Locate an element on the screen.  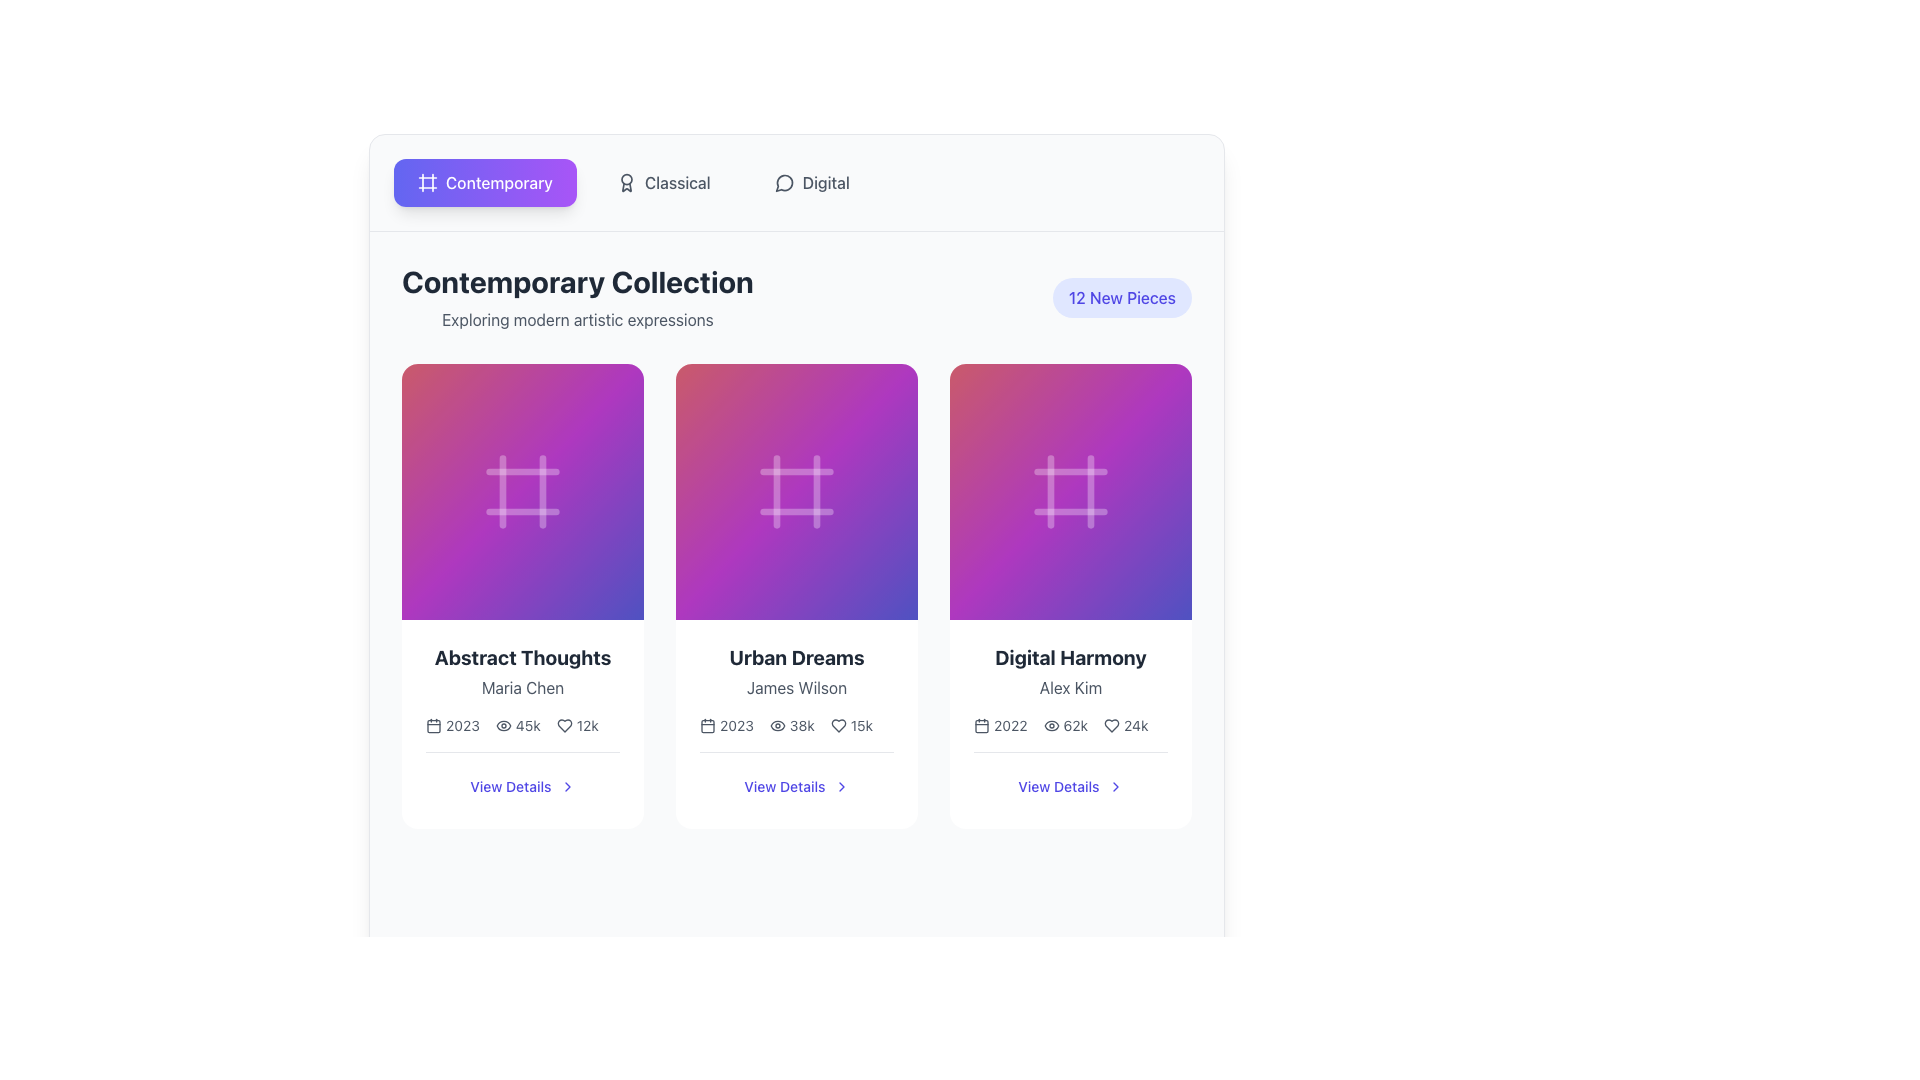
the 'Digital' menu option for keyboard navigation is located at coordinates (795, 182).